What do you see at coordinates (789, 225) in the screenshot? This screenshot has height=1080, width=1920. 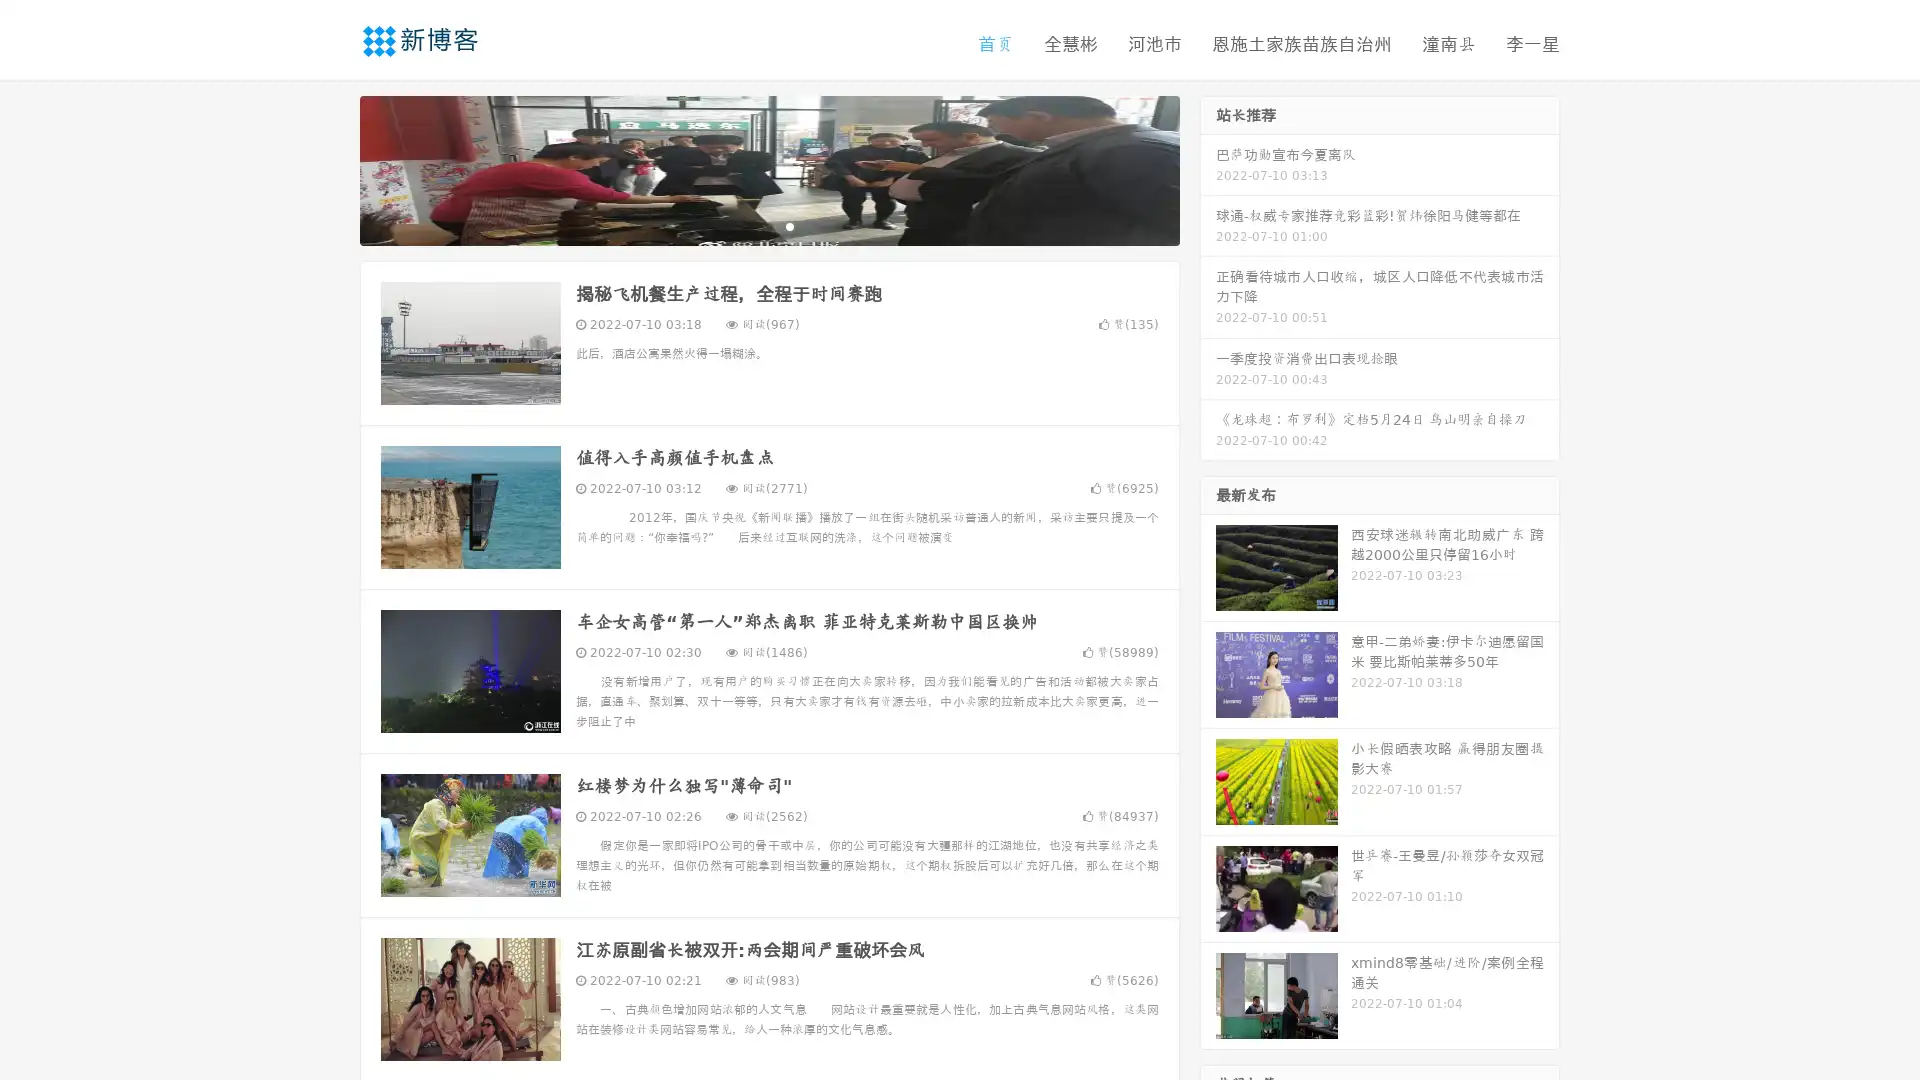 I see `Go to slide 3` at bounding box center [789, 225].